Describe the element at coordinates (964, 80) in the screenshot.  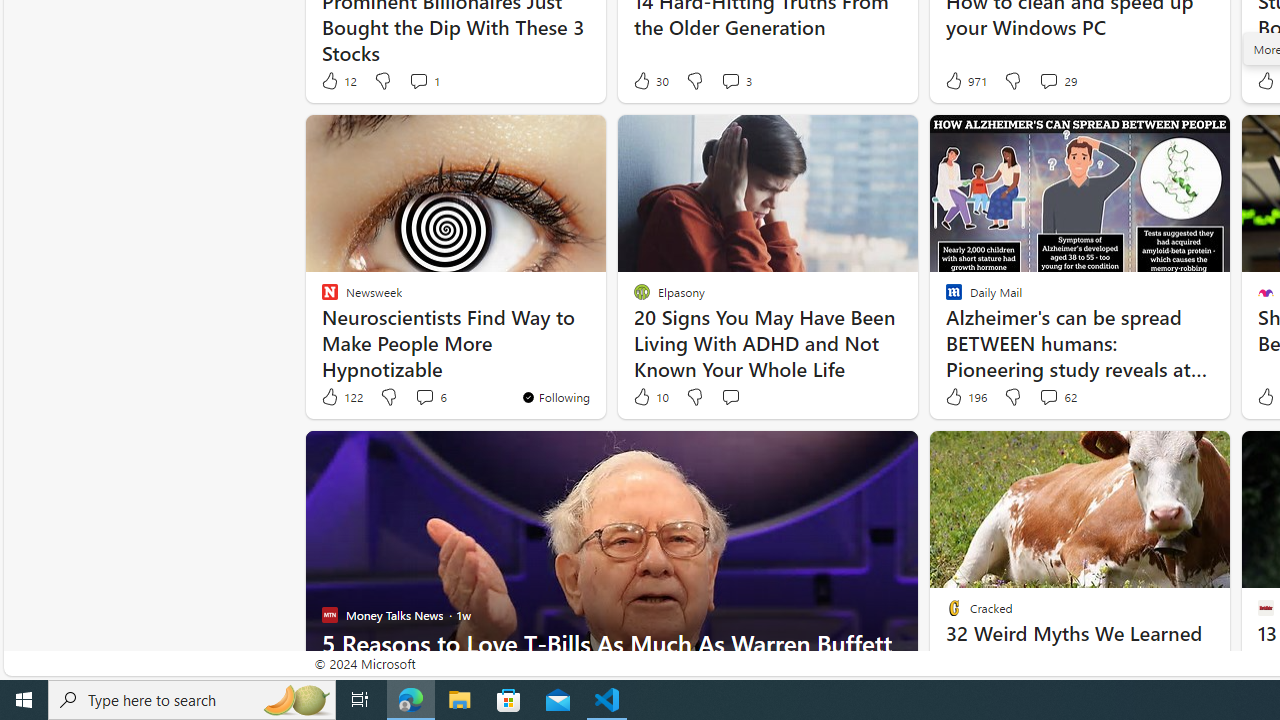
I see `'971 Like'` at that location.